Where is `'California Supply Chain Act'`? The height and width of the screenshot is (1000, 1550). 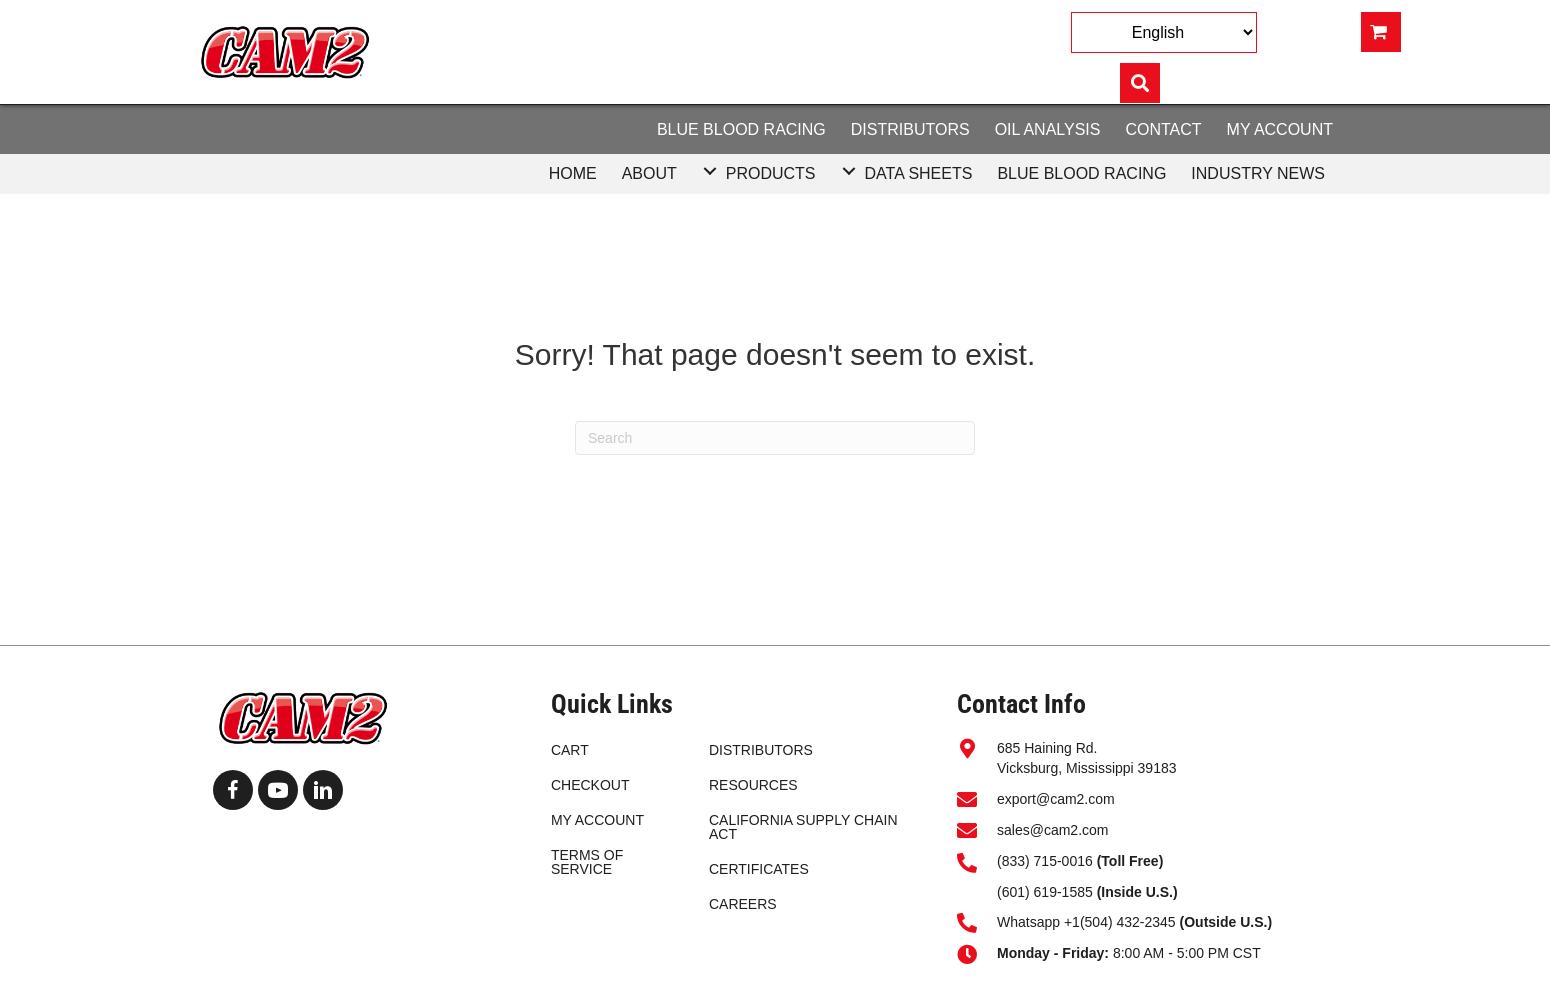
'California Supply Chain Act' is located at coordinates (801, 826).